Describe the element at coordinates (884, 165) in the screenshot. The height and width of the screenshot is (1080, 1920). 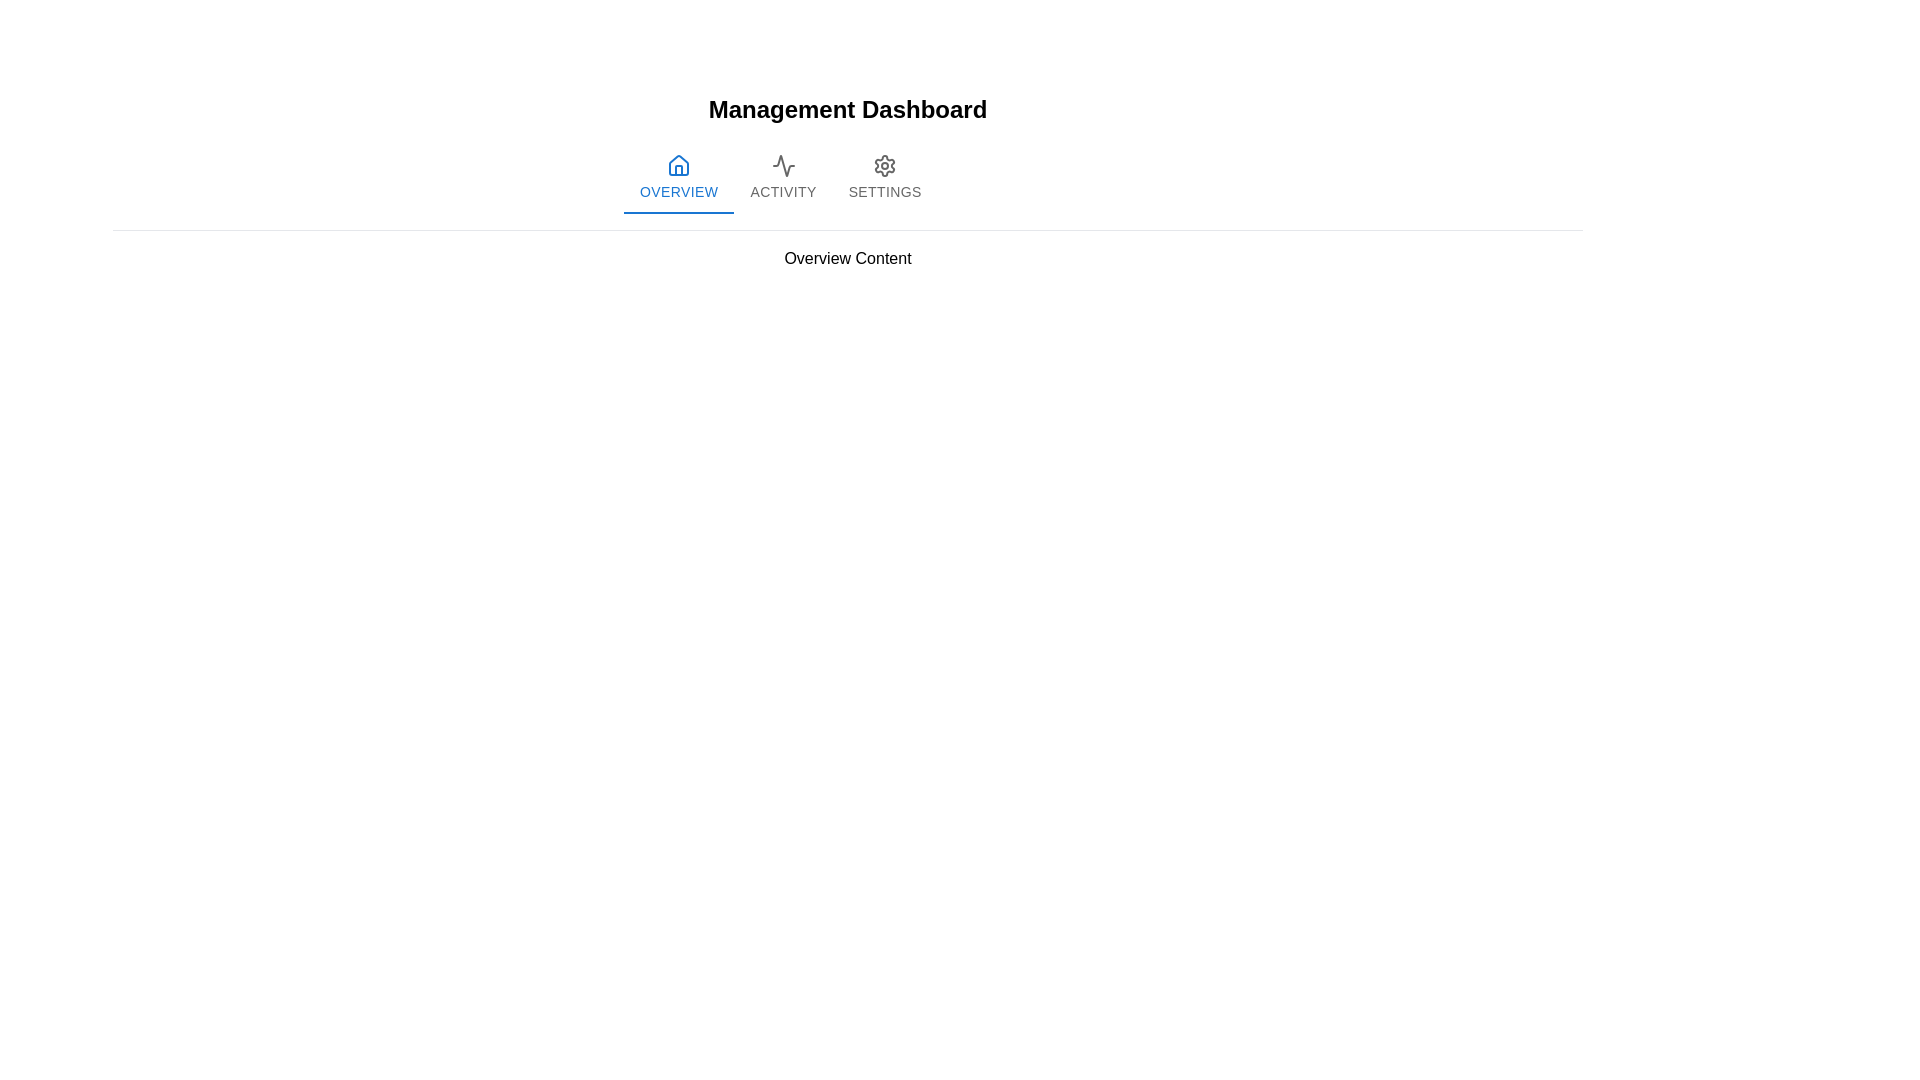
I see `the 'Settings' graphical icon located on the far-right side of the tab navigation bar` at that location.